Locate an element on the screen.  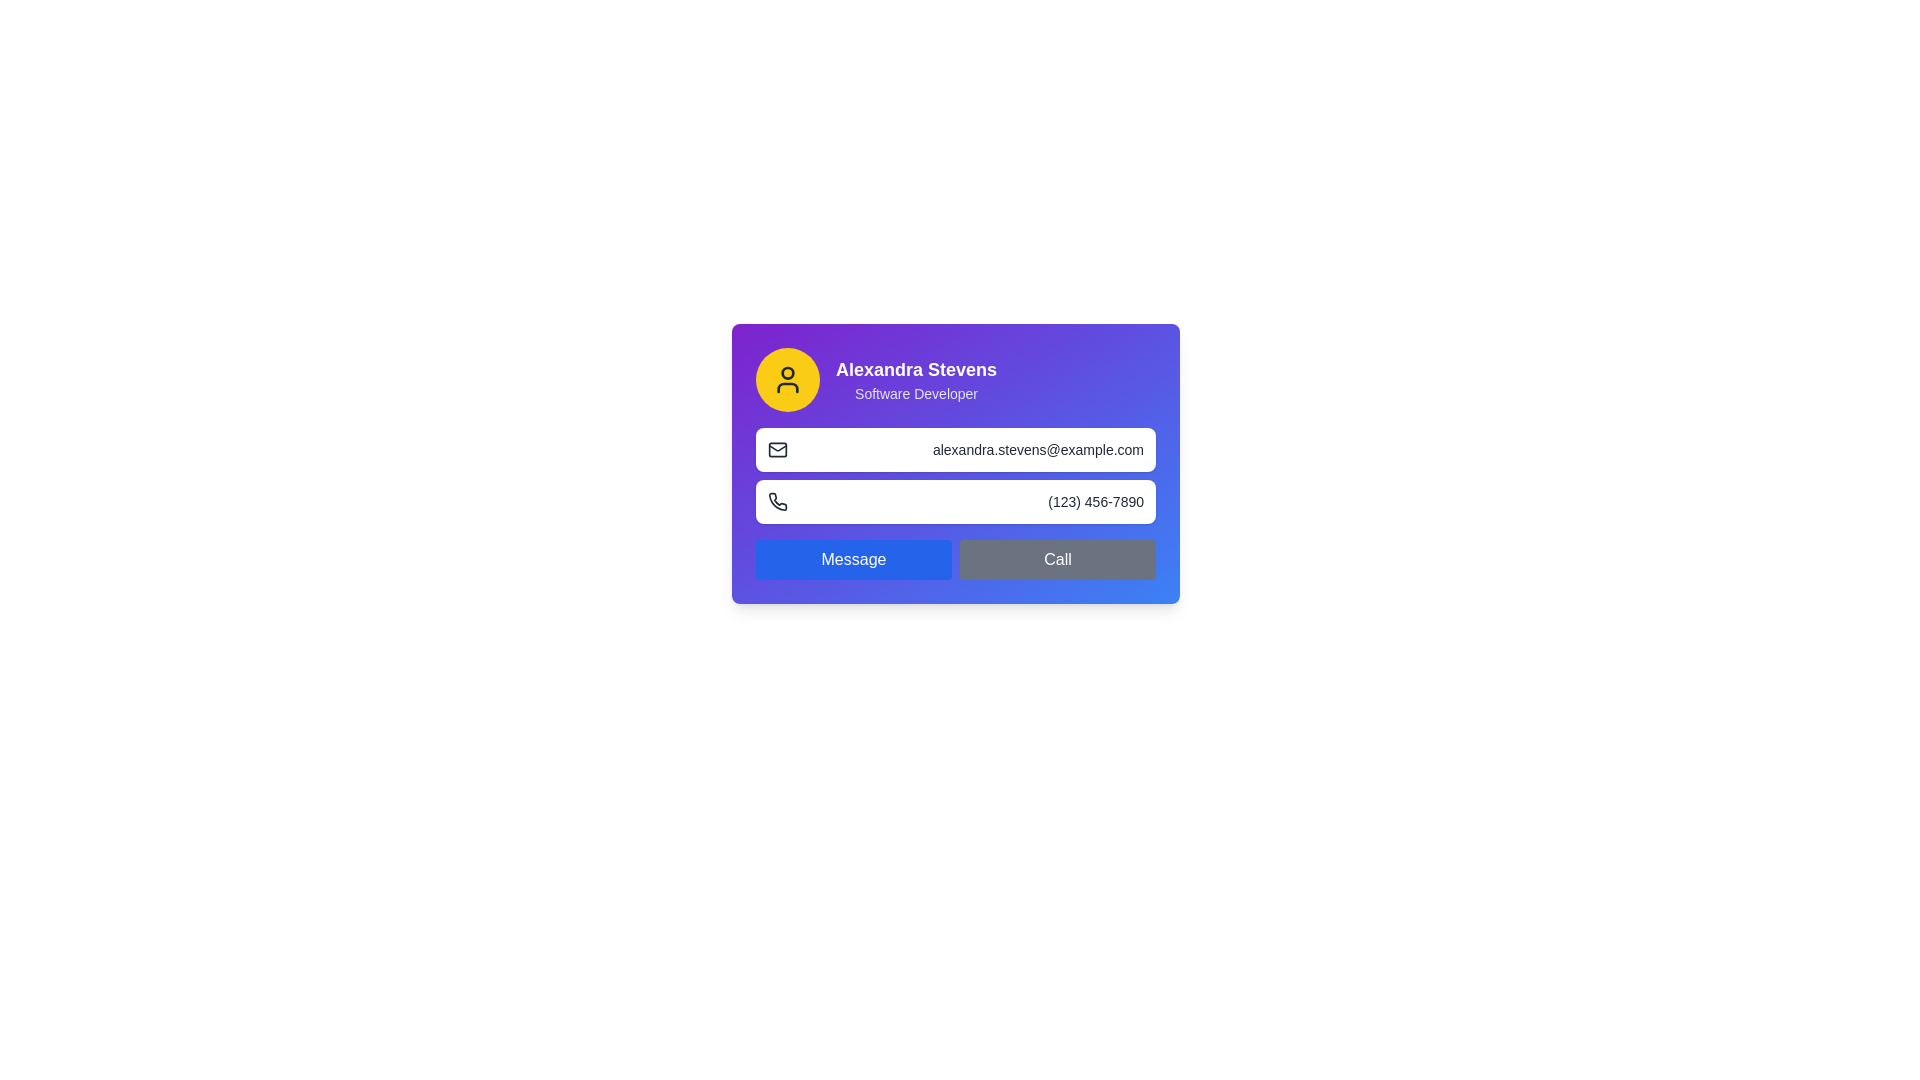
the phone call icon located adjacent to the phone number '(123) 456-7890' in the interface is located at coordinates (776, 500).